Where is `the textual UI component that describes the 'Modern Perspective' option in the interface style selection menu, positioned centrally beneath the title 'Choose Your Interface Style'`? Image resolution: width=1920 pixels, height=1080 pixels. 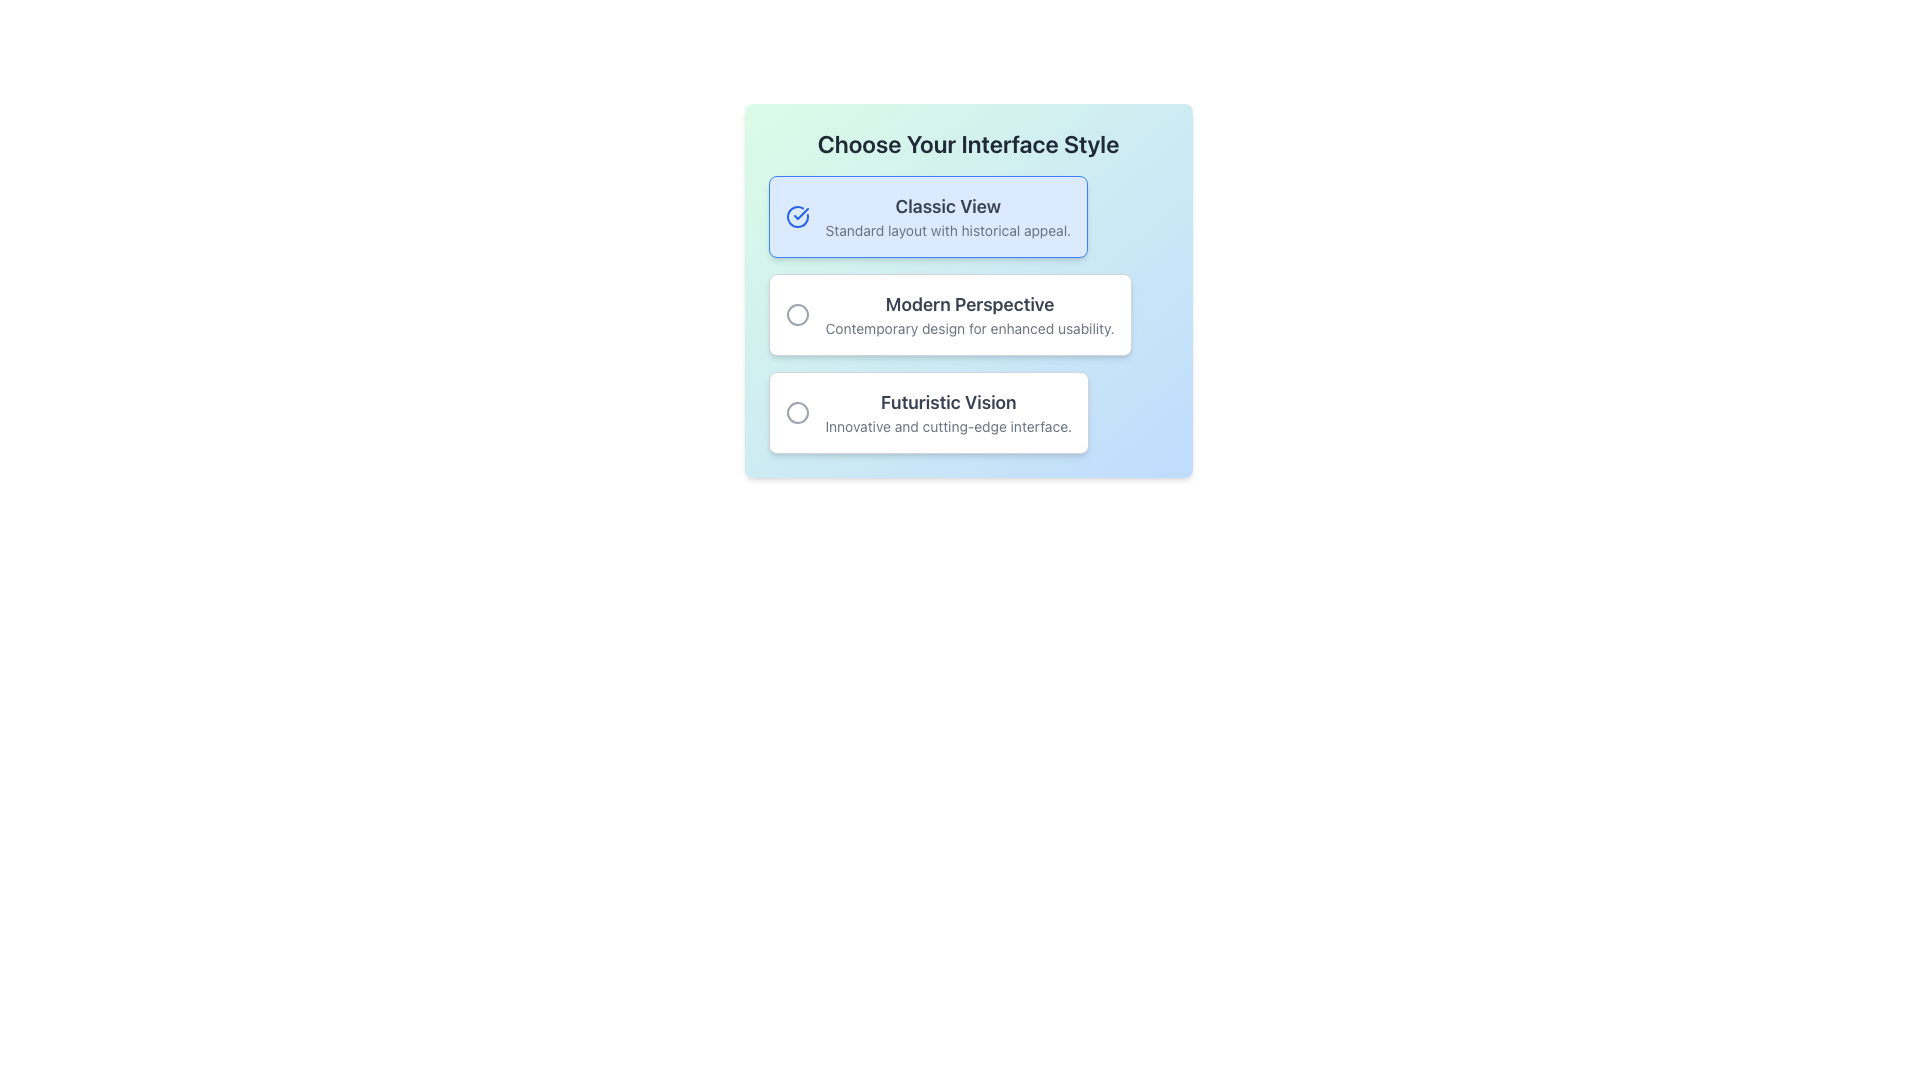
the textual UI component that describes the 'Modern Perspective' option in the interface style selection menu, positioned centrally beneath the title 'Choose Your Interface Style' is located at coordinates (969, 315).